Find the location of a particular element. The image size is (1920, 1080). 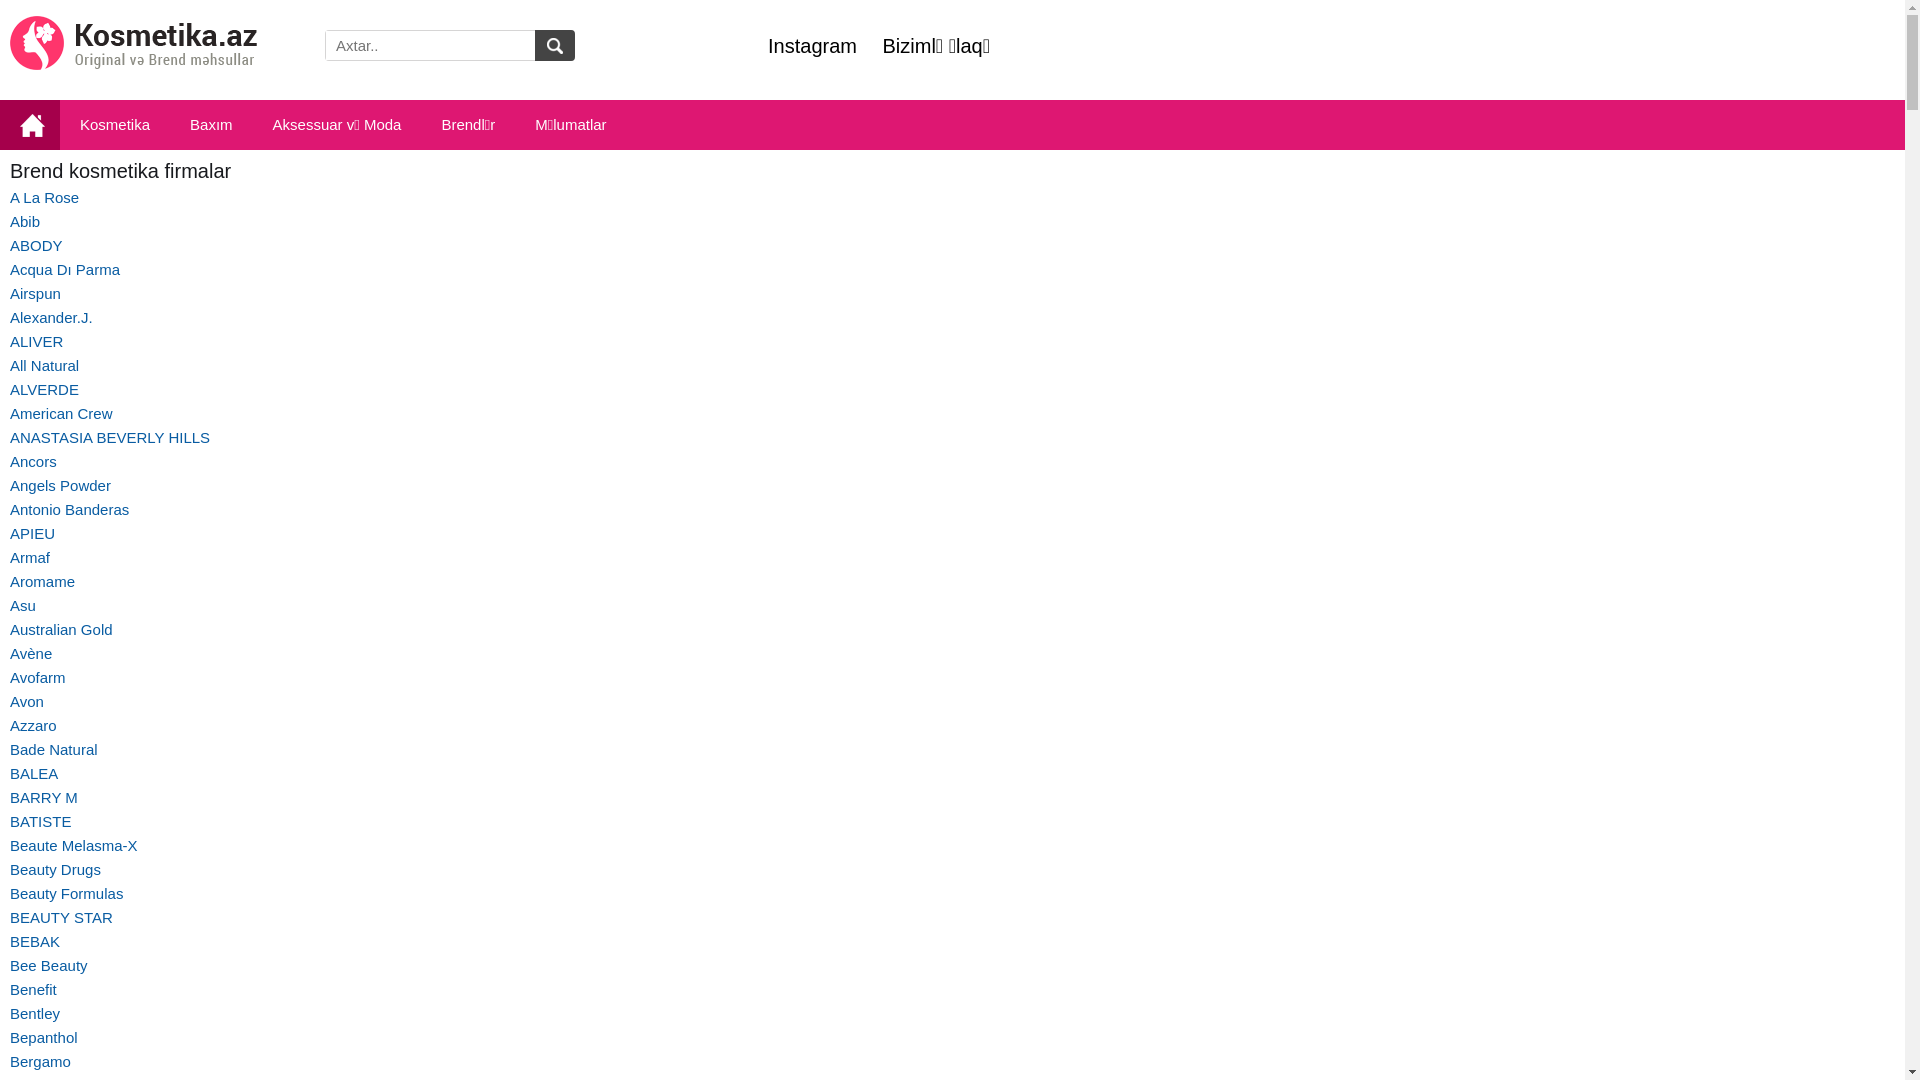

'Beaute Melasma-X' is located at coordinates (73, 845).